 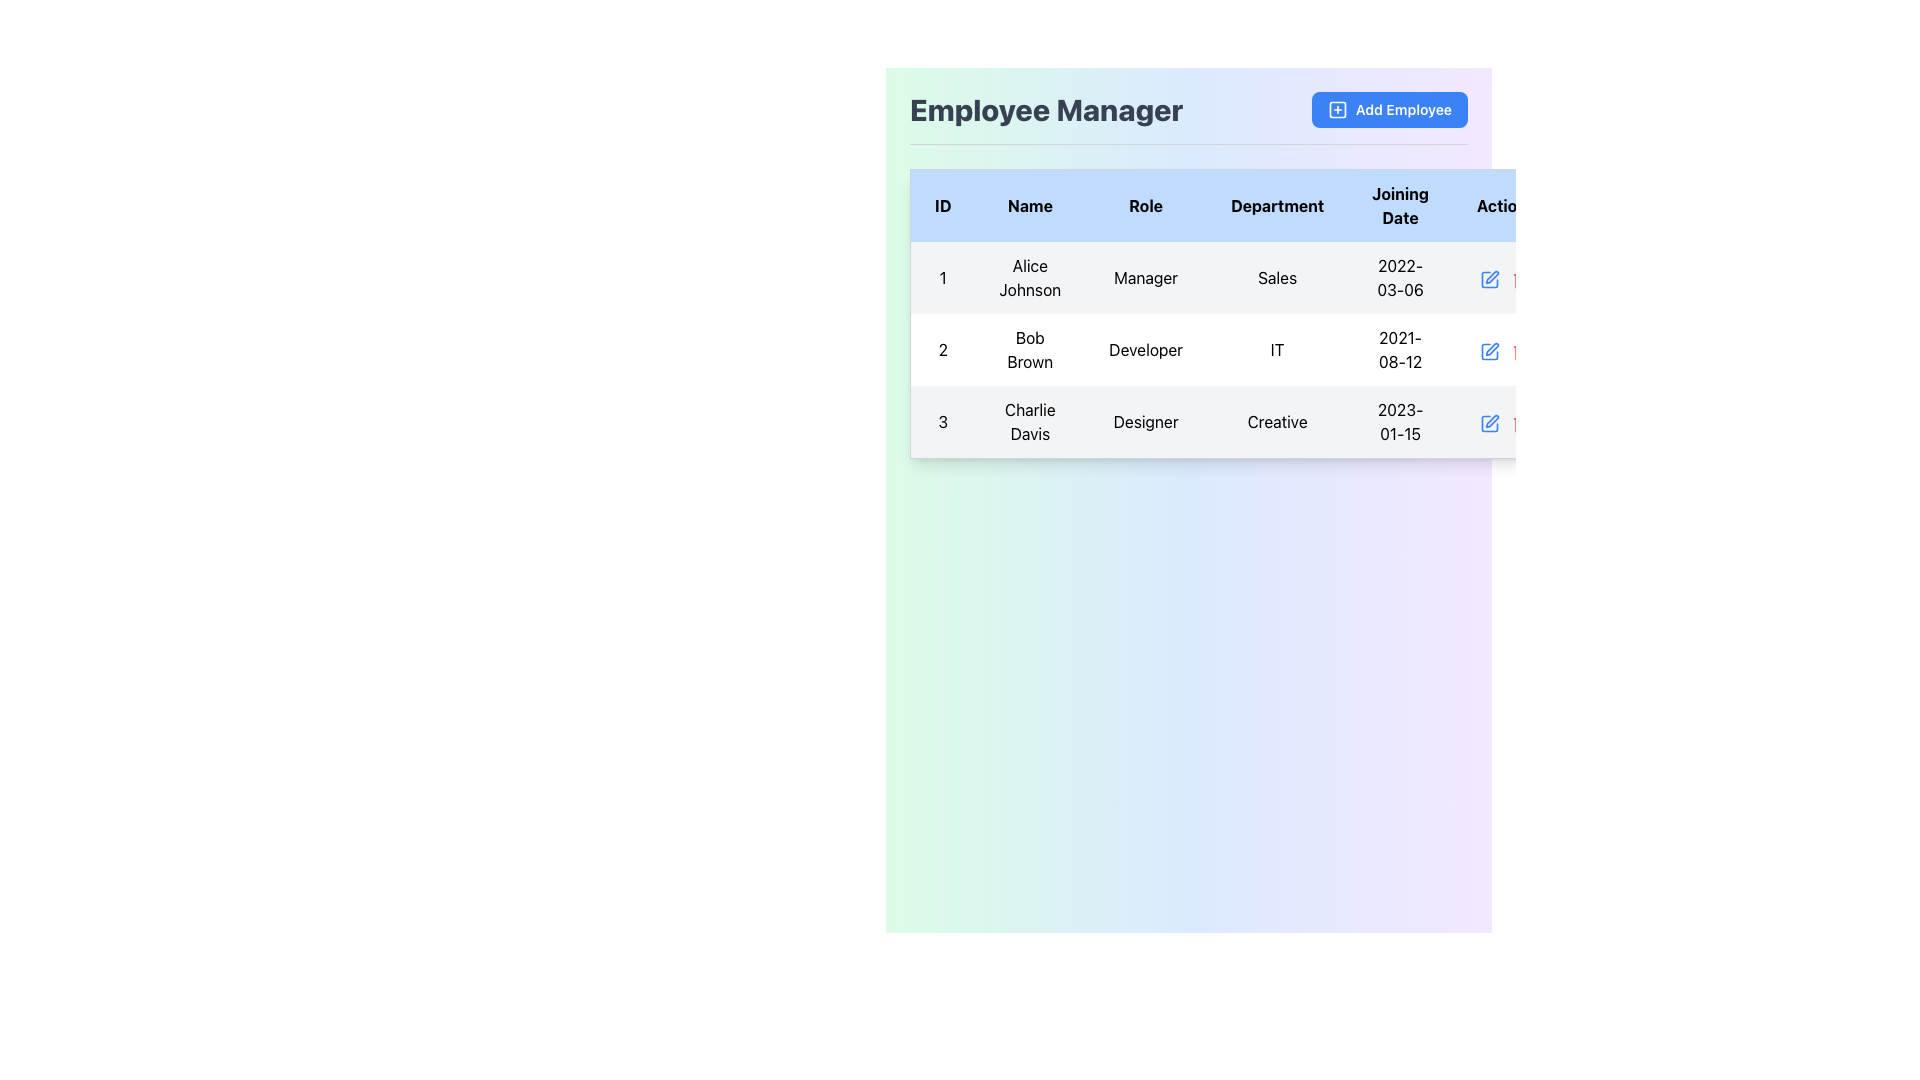 What do you see at coordinates (1388, 110) in the screenshot?
I see `the blue rectangular 'Add Employee' button with a plus icon located in the top-right corner of the 'Employee Manager' section` at bounding box center [1388, 110].